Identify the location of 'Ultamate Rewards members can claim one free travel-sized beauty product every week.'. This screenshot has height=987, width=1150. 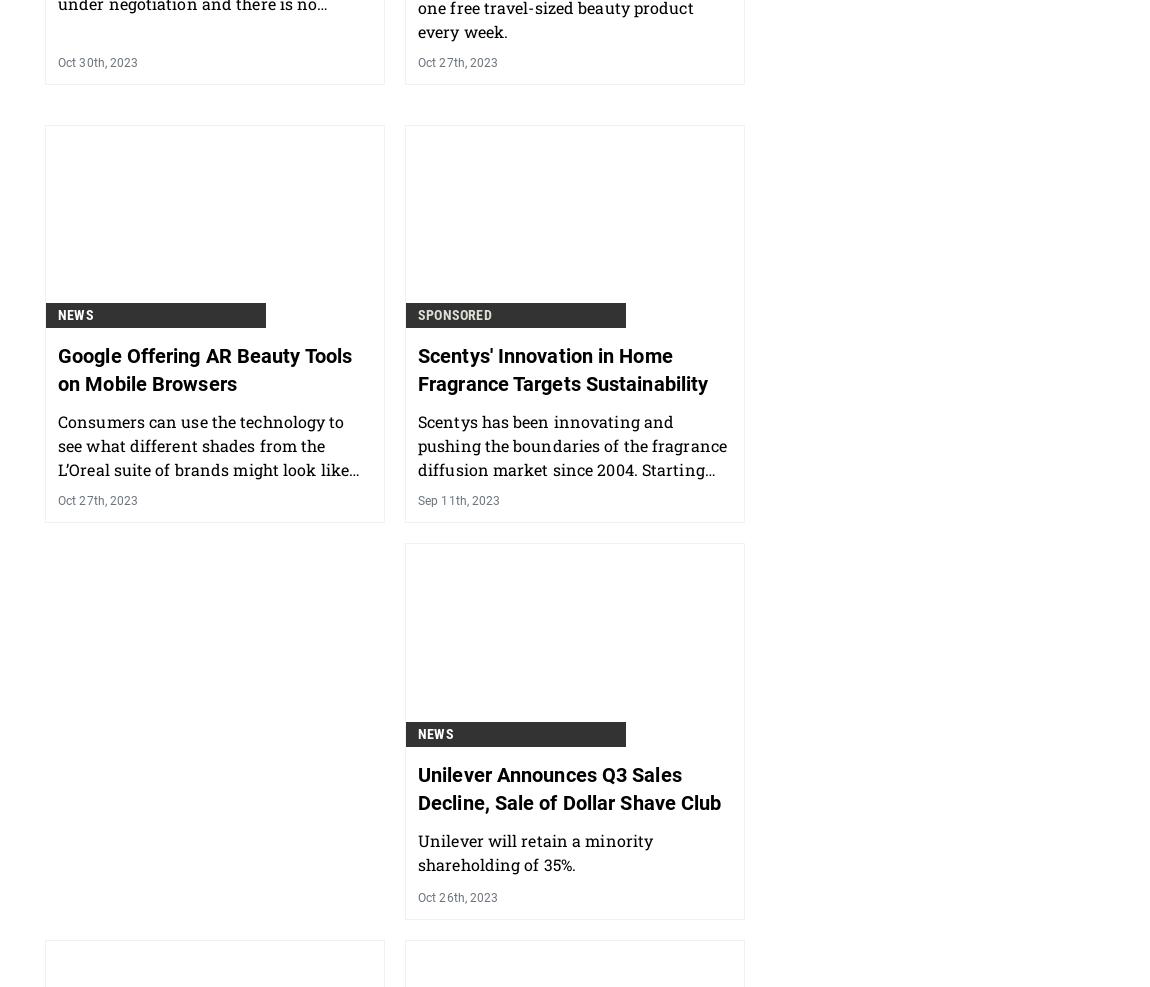
(566, 112).